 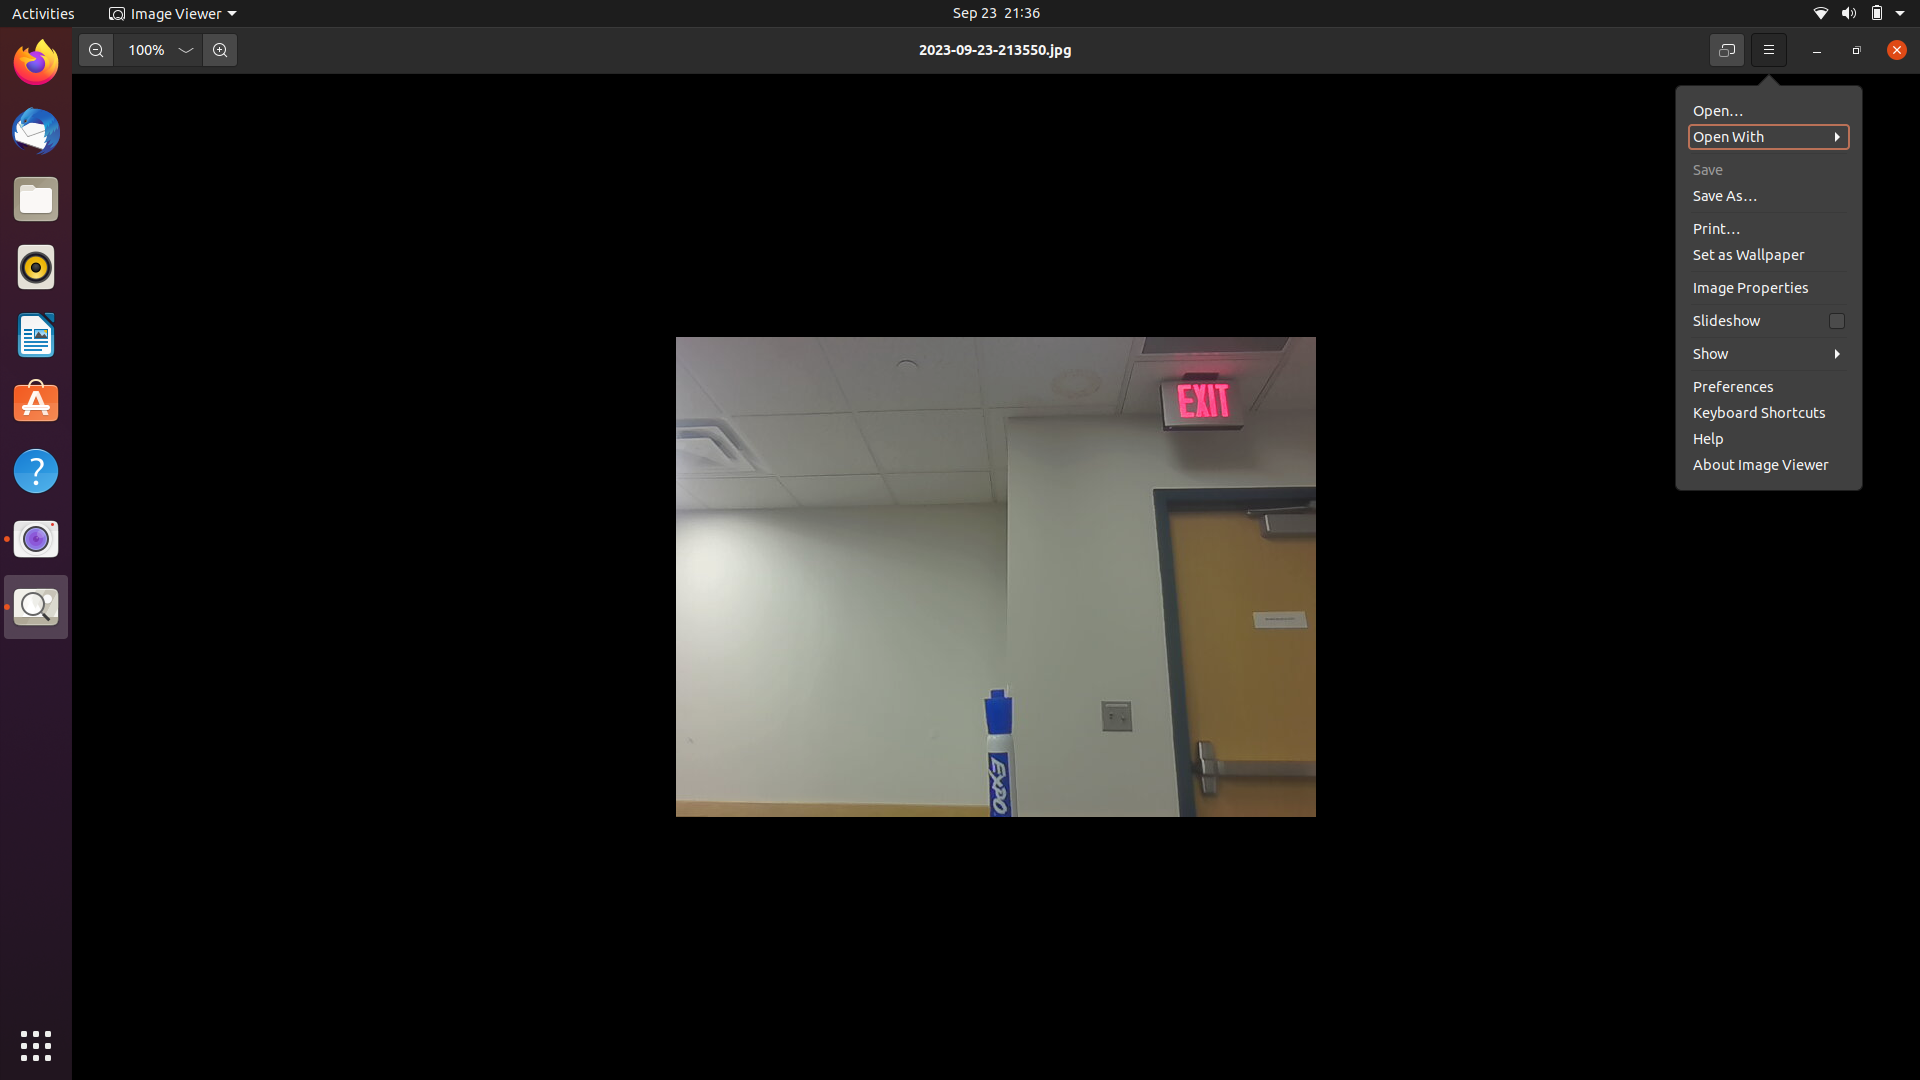 I want to click on Close the menu, so click(x=1769, y=49).